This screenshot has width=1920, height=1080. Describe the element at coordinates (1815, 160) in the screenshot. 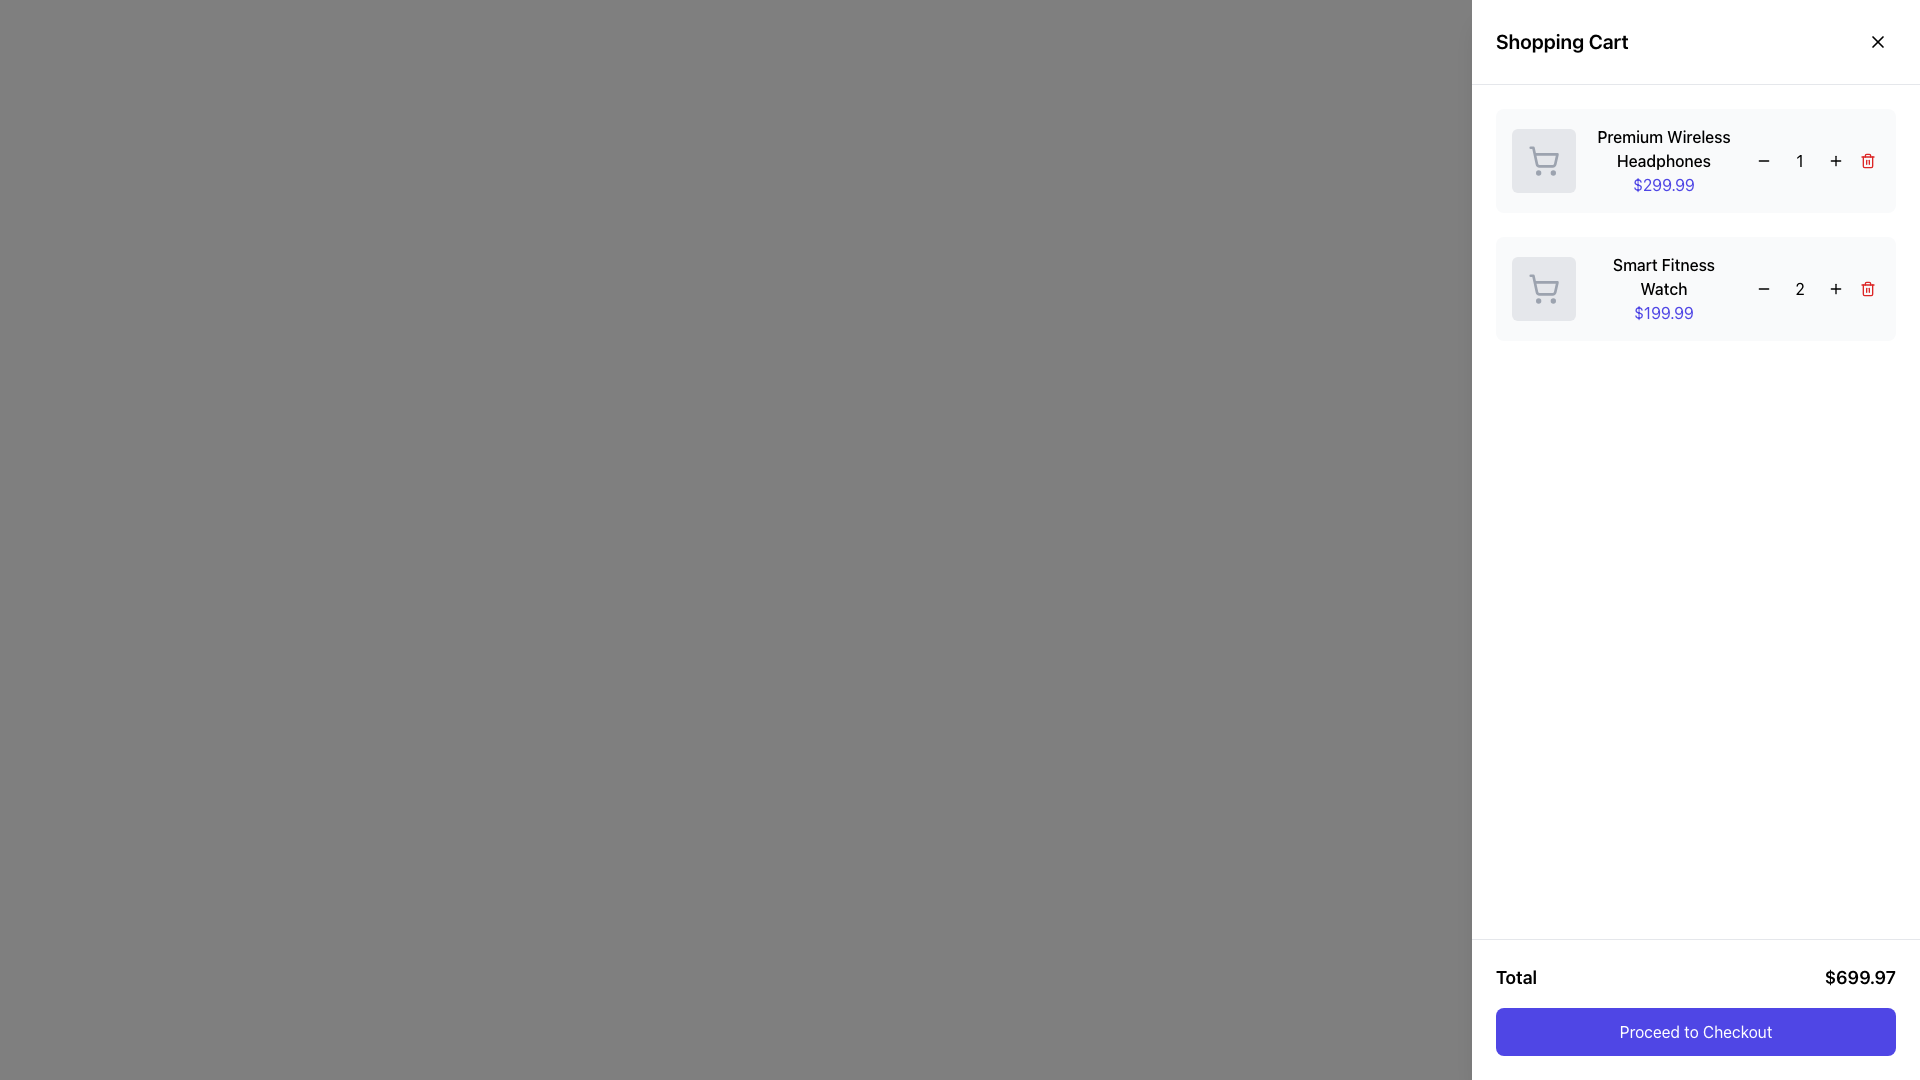

I see `the numeric counter displaying the value '1' for the item 'Premium Wireless Headphones' in the shopping cart to focus on it` at that location.